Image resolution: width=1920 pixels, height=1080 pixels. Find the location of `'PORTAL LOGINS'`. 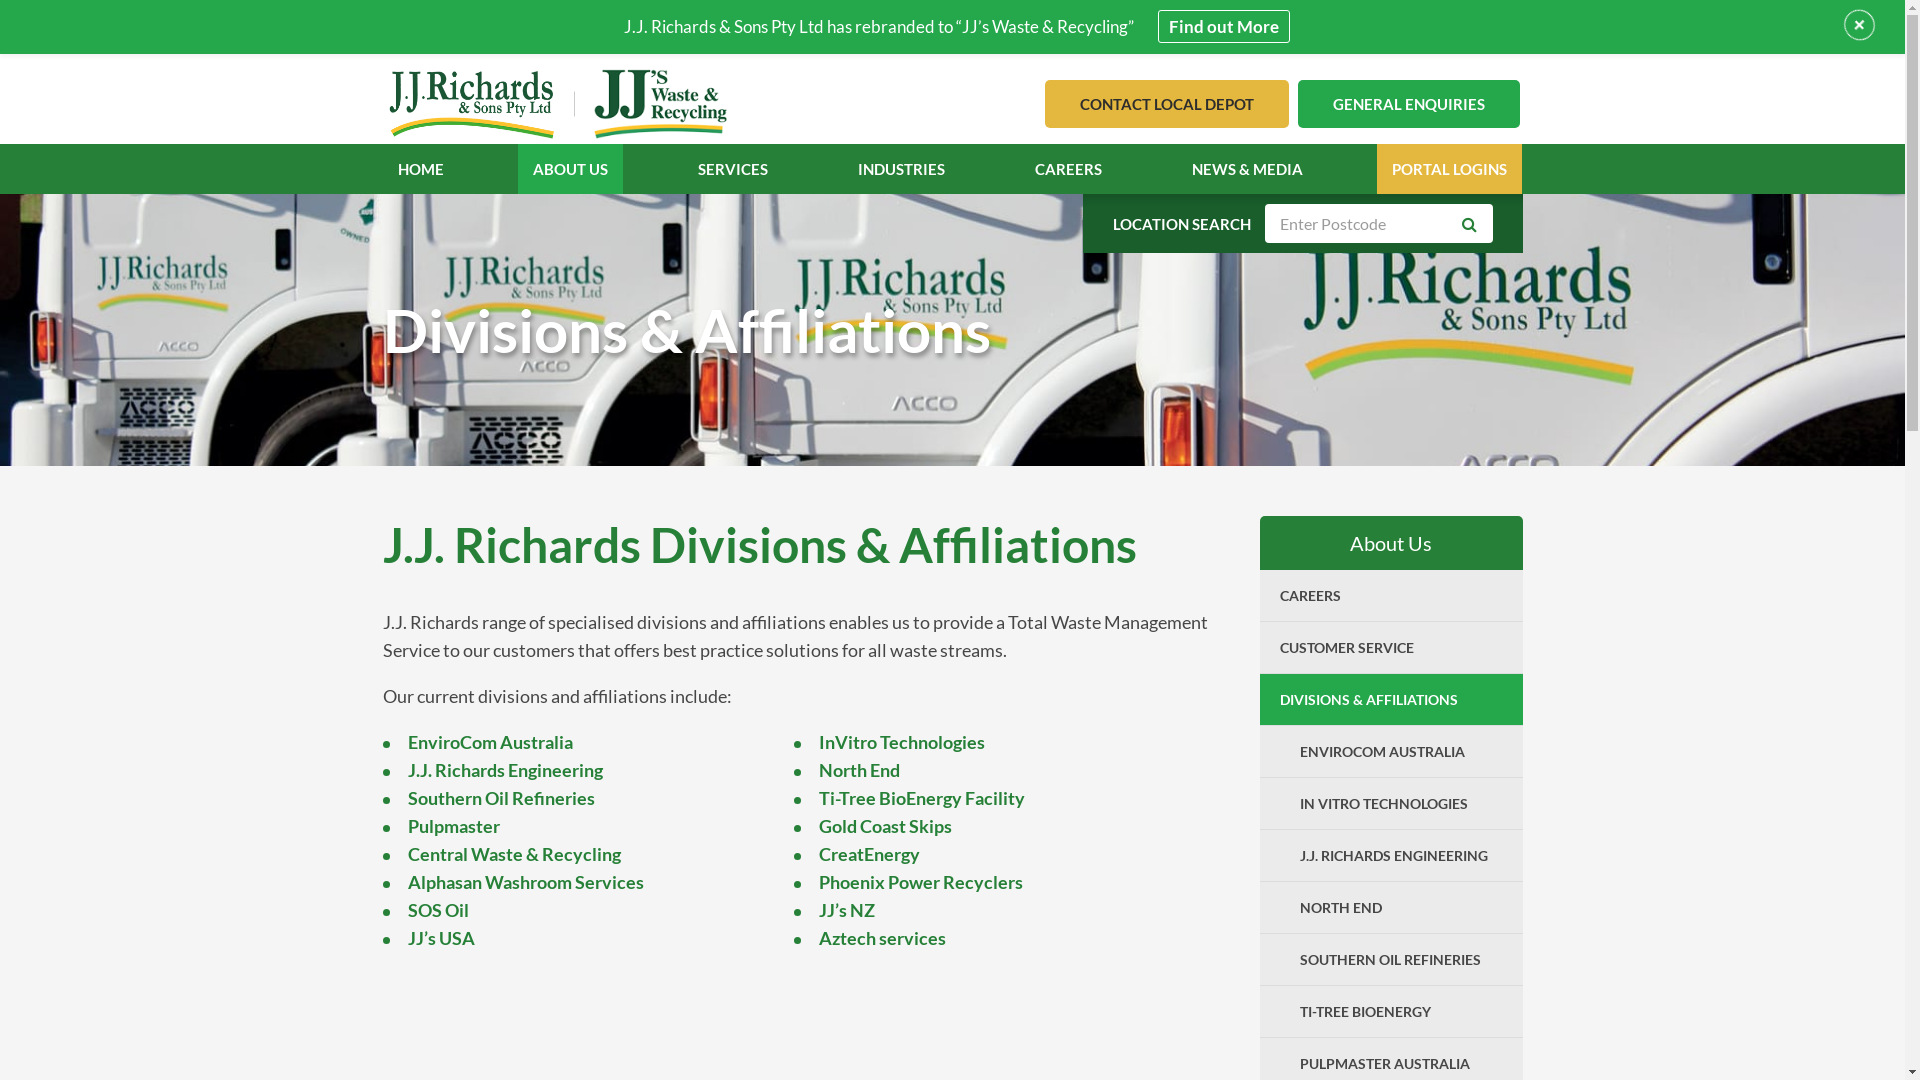

'PORTAL LOGINS' is located at coordinates (1449, 168).